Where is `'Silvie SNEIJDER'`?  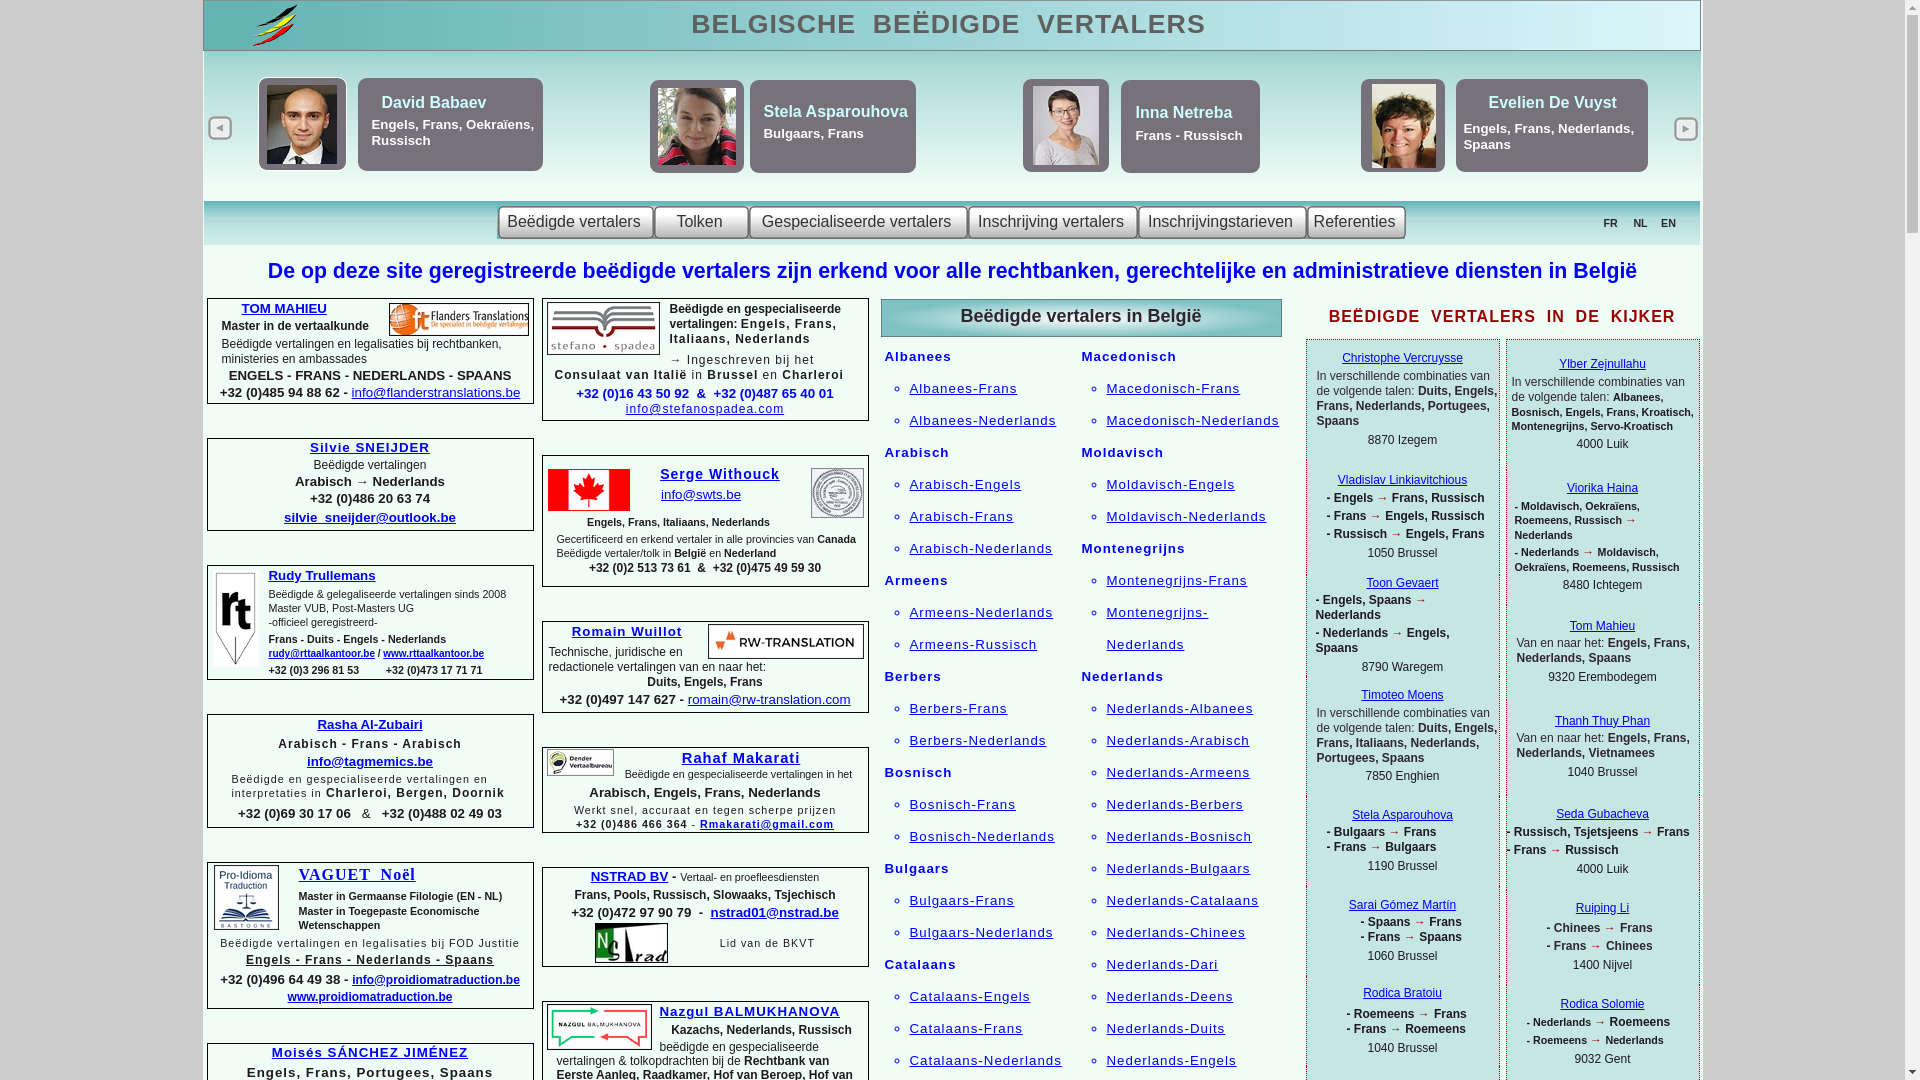
'Silvie SNEIJDER' is located at coordinates (309, 446).